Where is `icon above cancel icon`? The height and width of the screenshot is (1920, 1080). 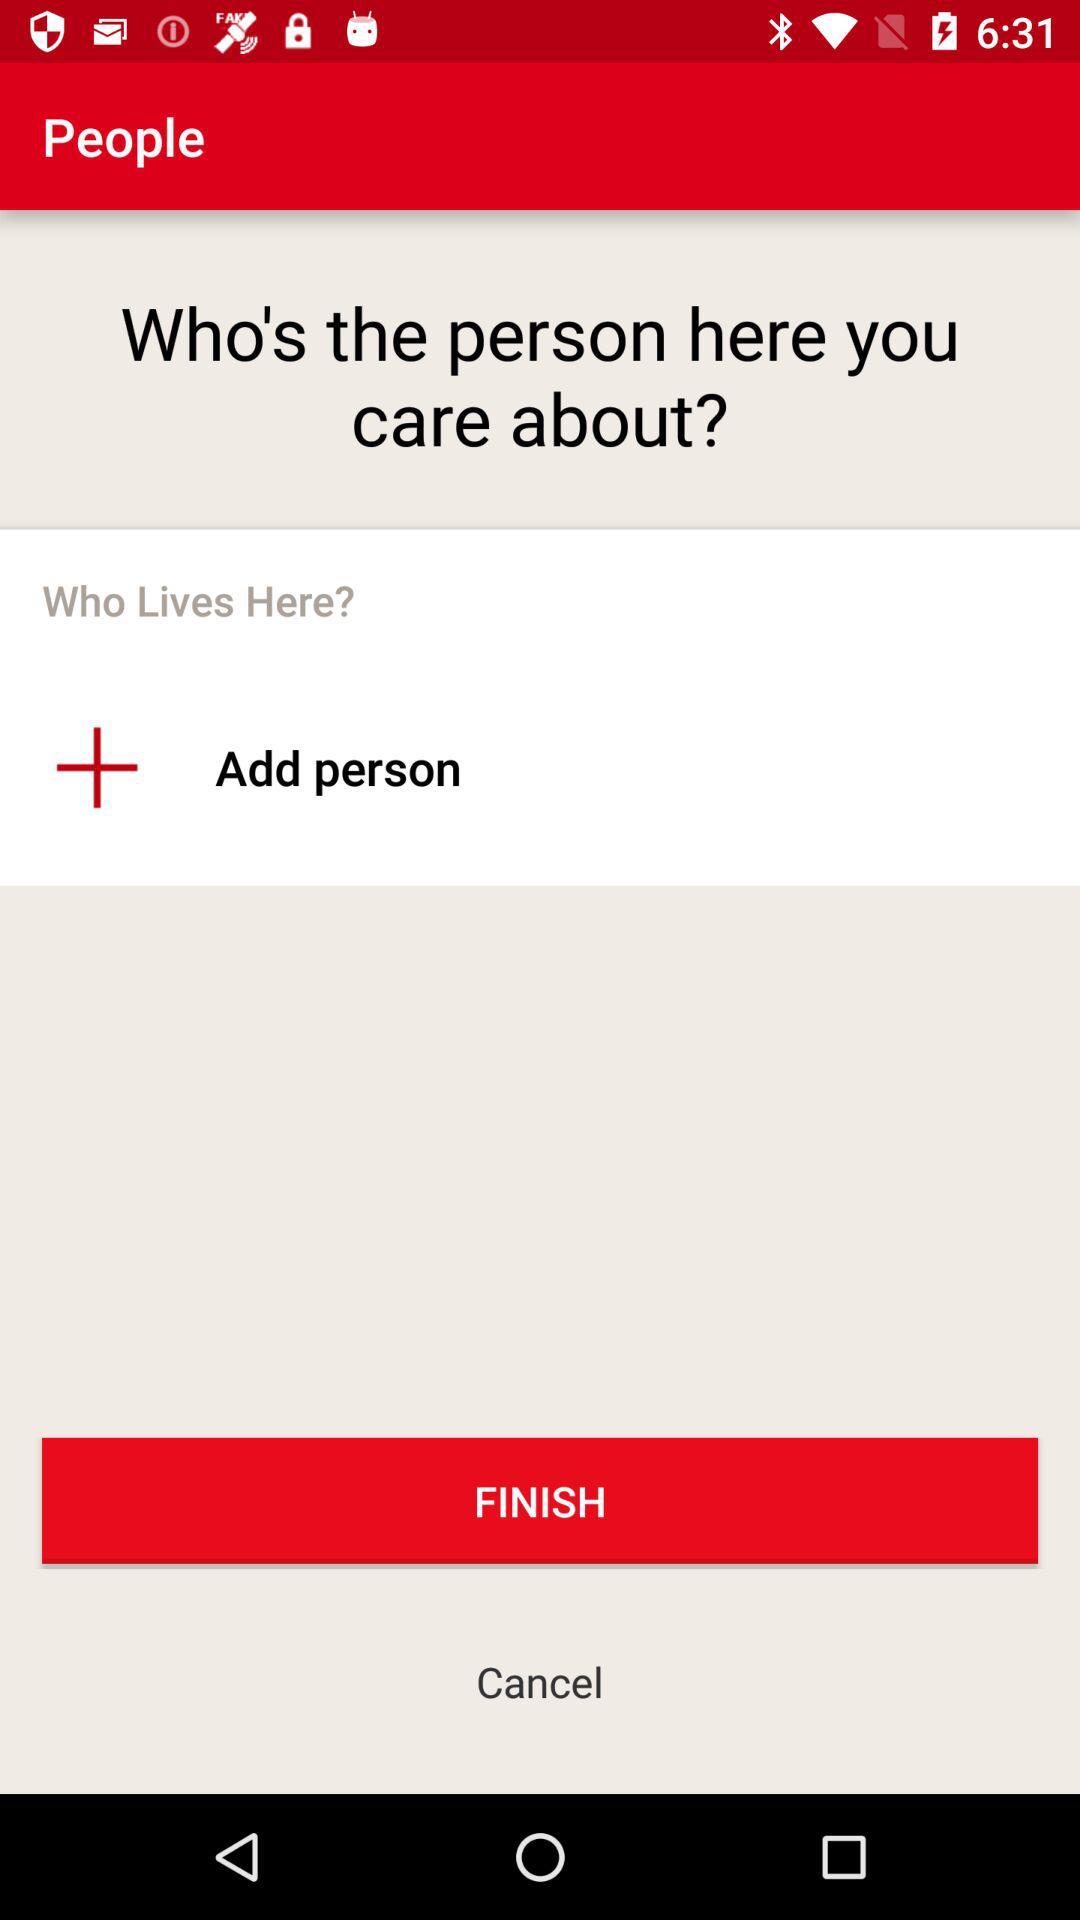
icon above cancel icon is located at coordinates (540, 1500).